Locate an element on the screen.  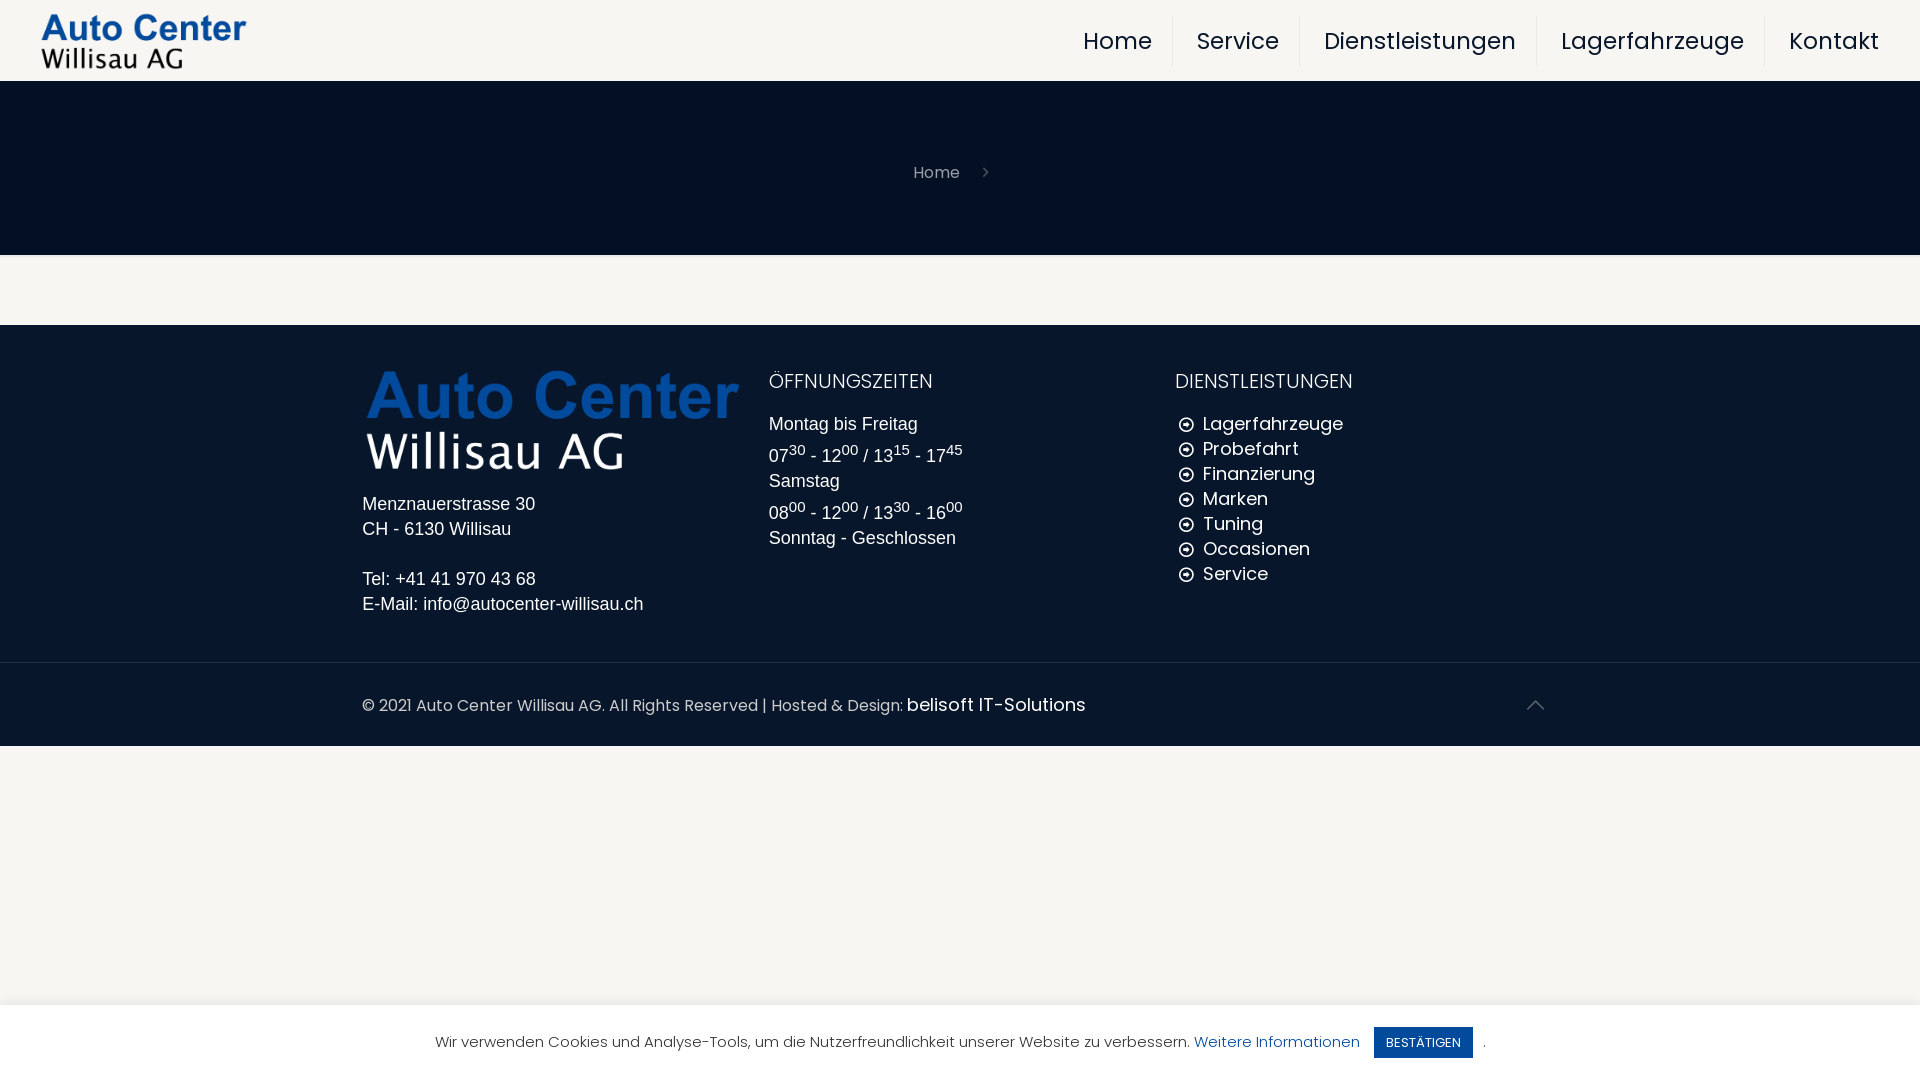
'info@autocenter-willisau.ch' is located at coordinates (532, 603).